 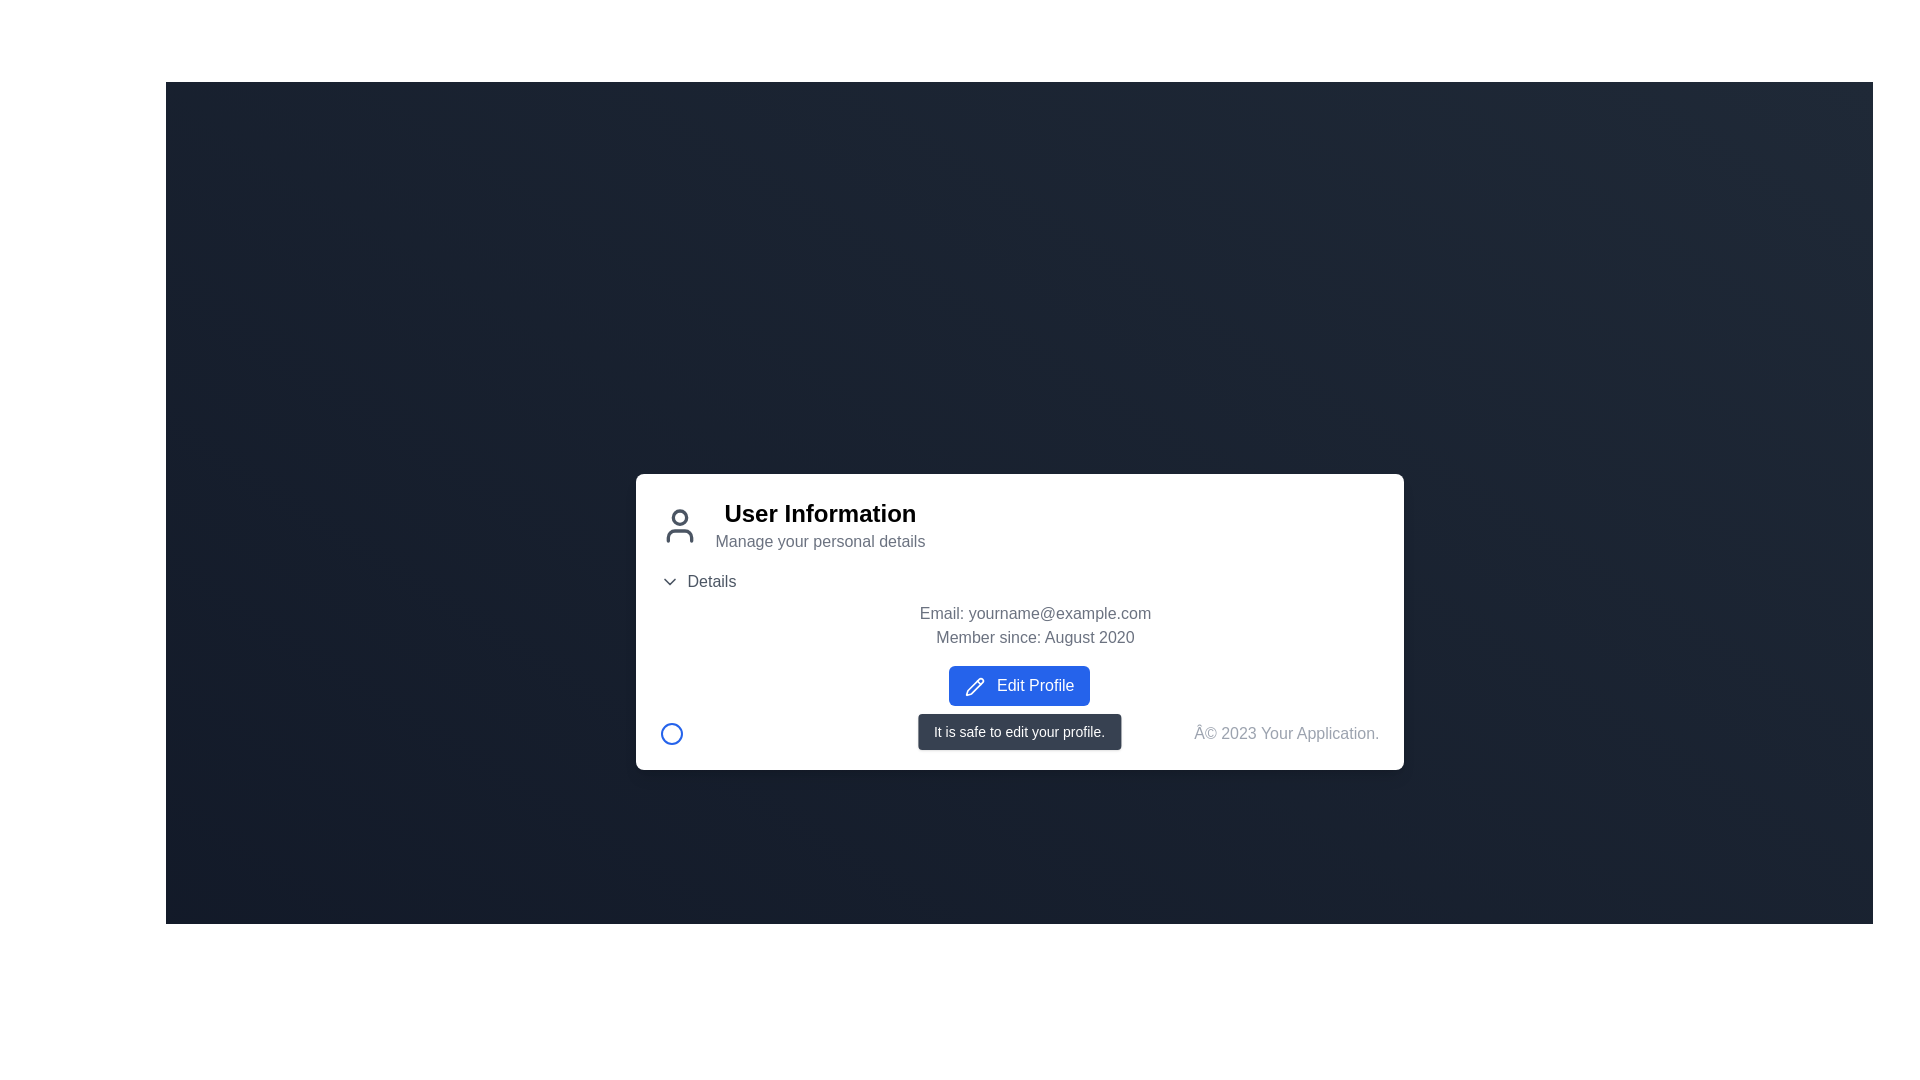 What do you see at coordinates (974, 685) in the screenshot?
I see `the small blue pencil icon that is part of the 'Edit Profile' button located at the bottom-middle of the content box` at bounding box center [974, 685].